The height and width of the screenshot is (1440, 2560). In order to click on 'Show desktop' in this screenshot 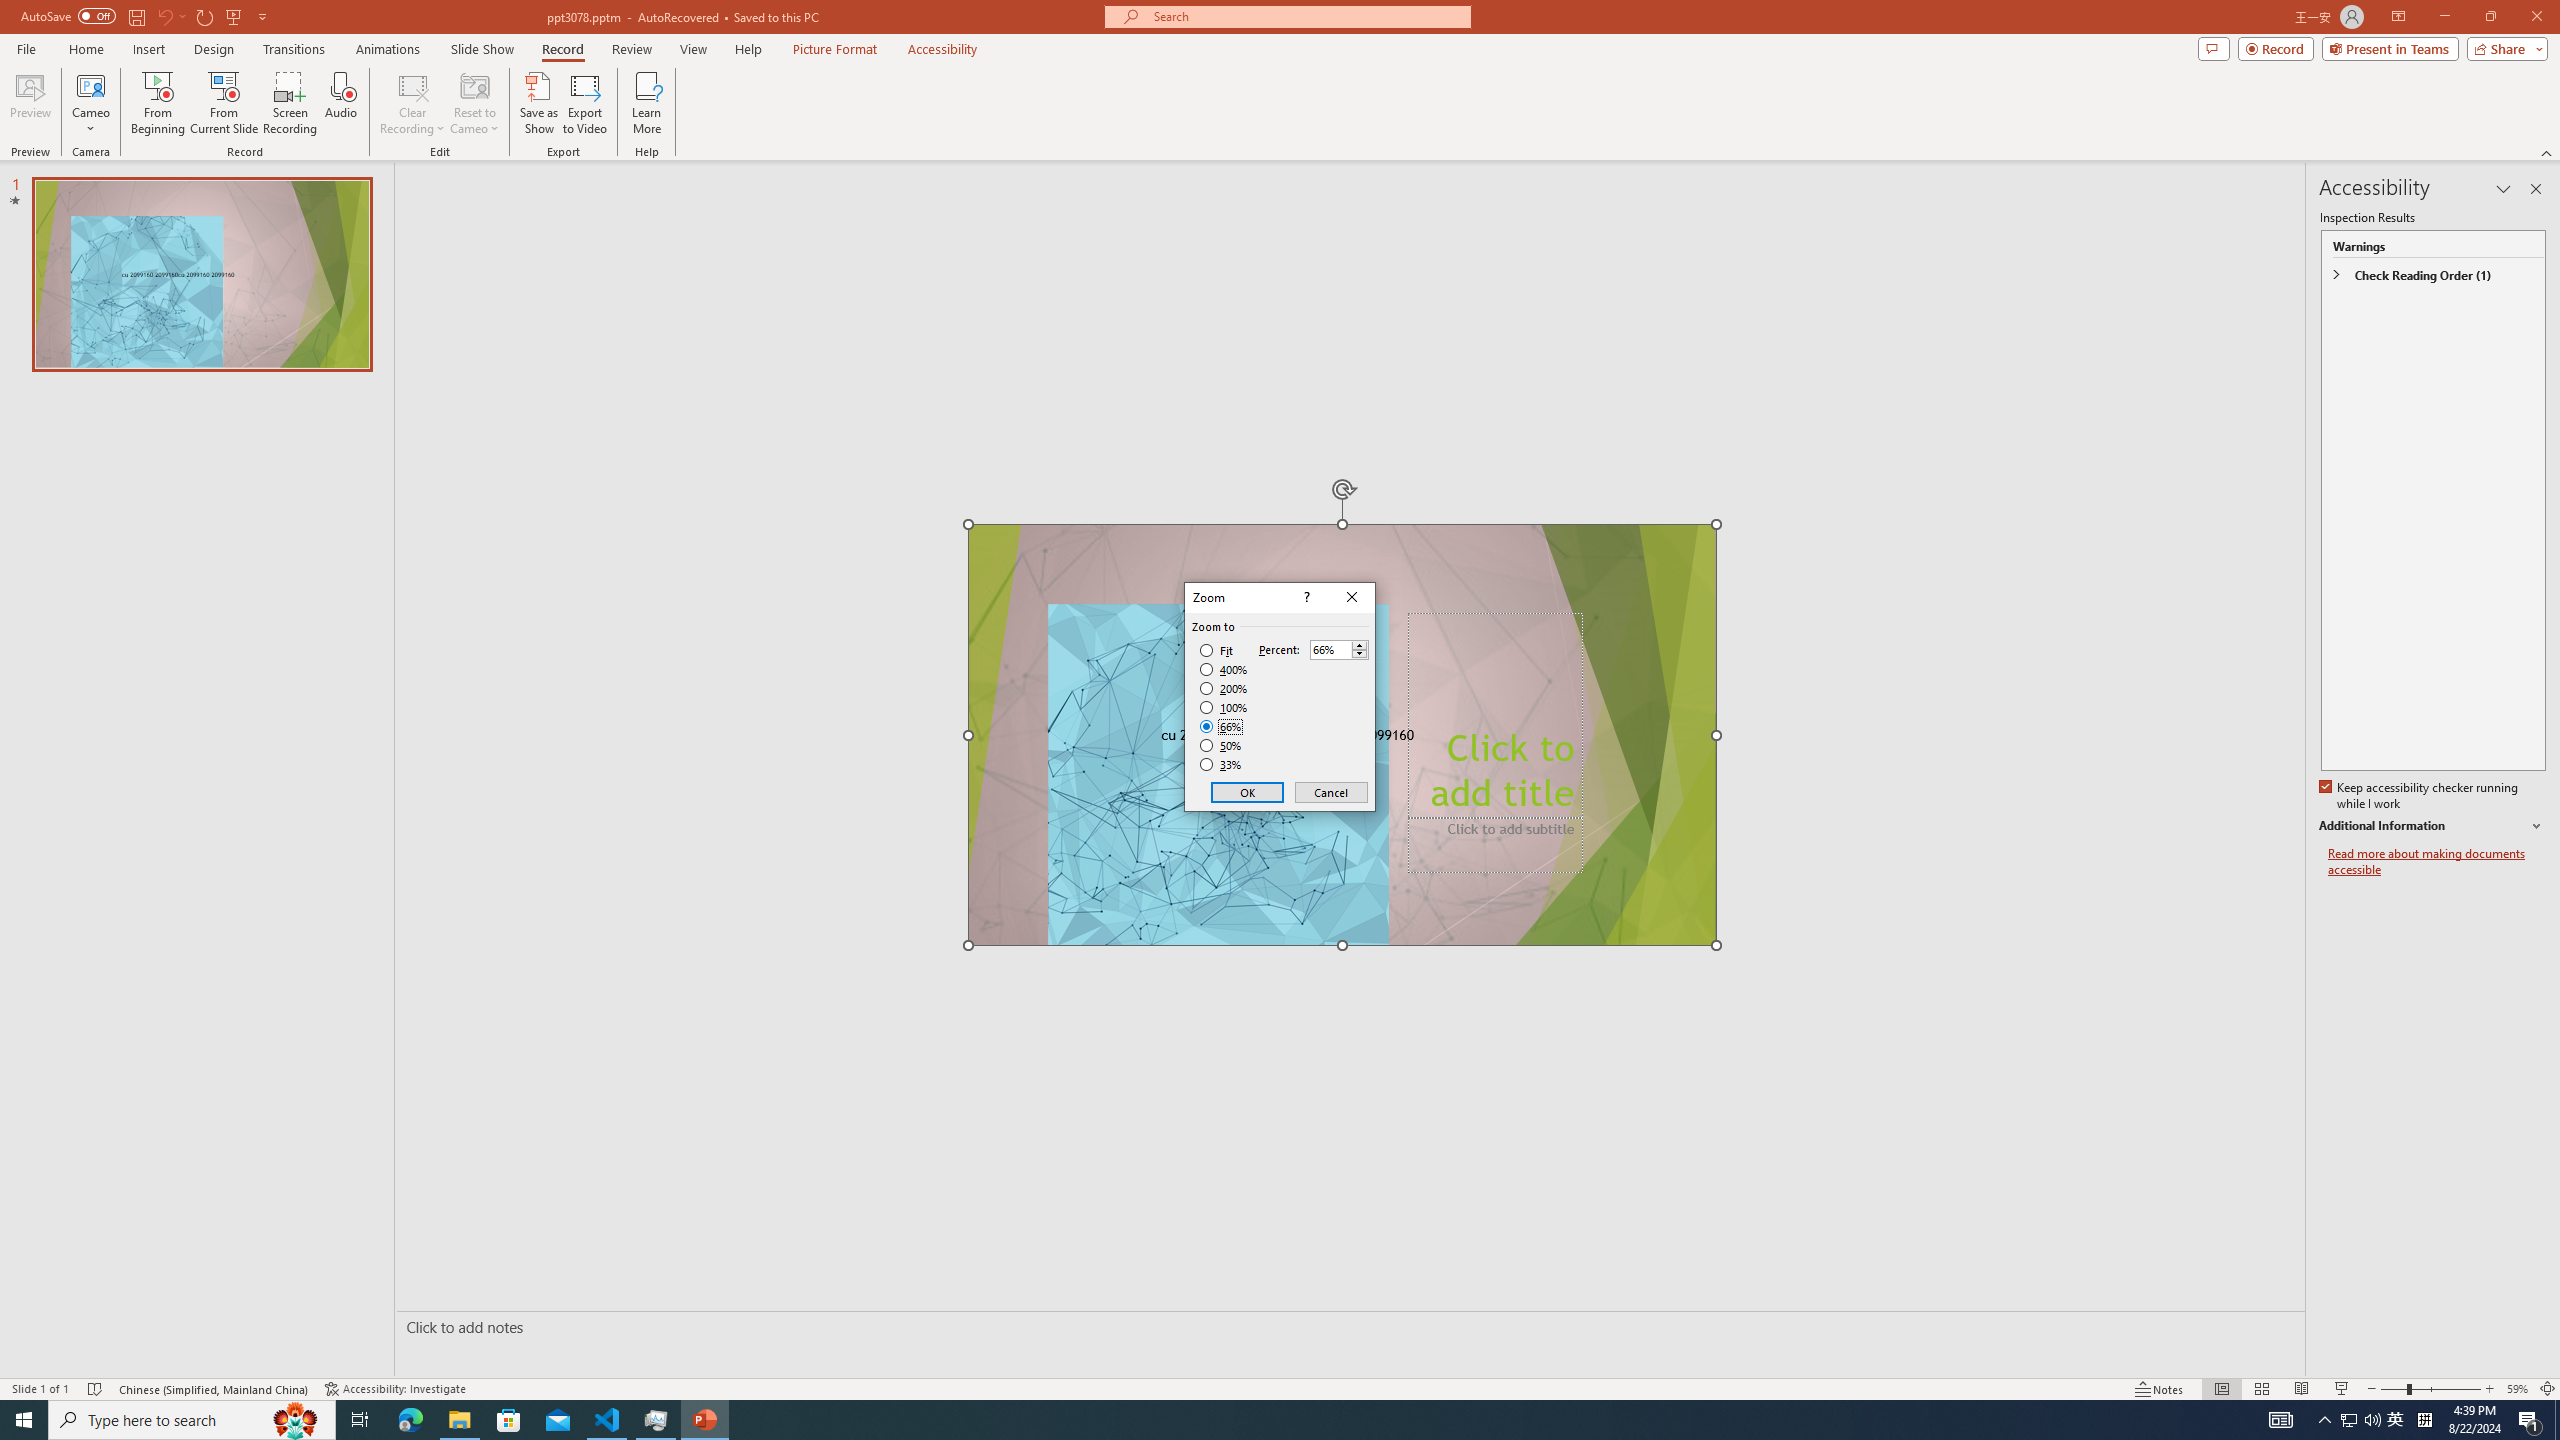, I will do `click(2556, 1418)`.